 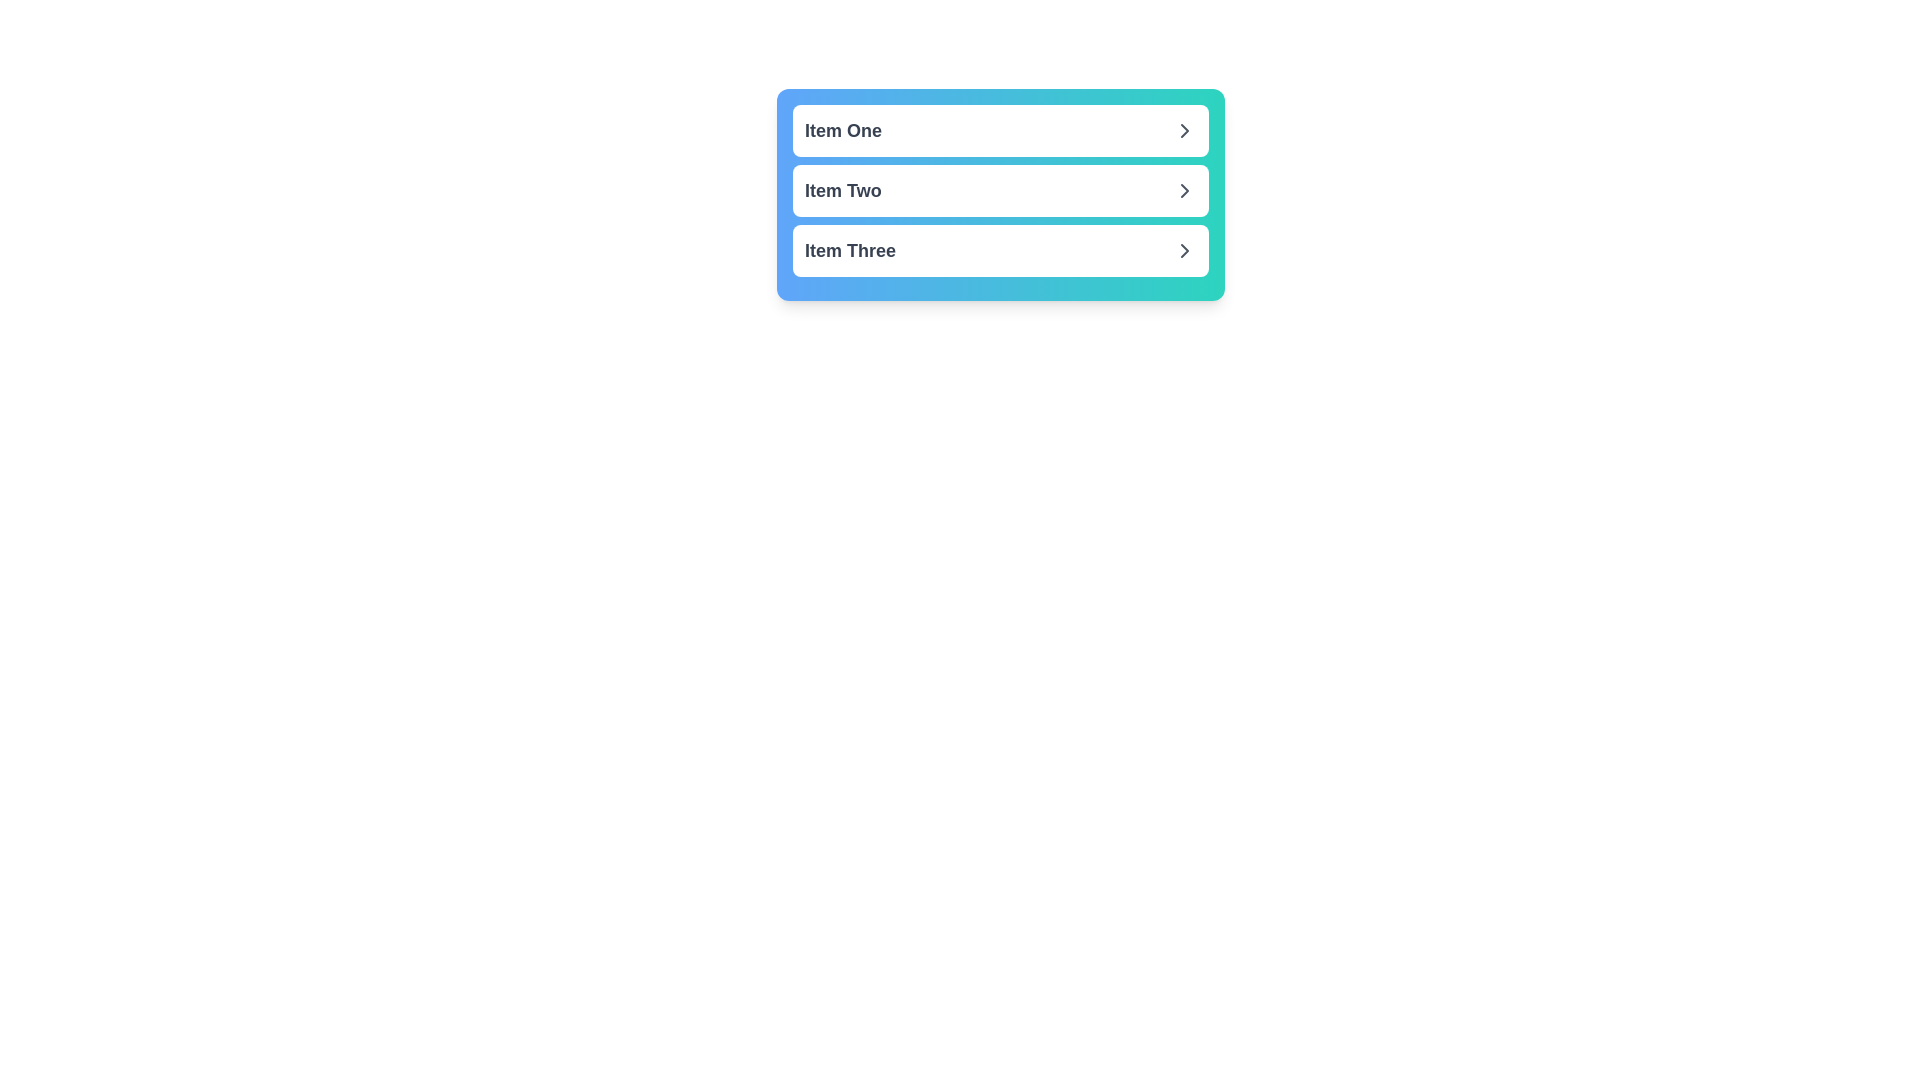 What do you see at coordinates (1185, 249) in the screenshot?
I see `the right-pointing chevron icon located in the far-right portion of the blue-green gradient box within the third list item labeled 'Item Three'` at bounding box center [1185, 249].